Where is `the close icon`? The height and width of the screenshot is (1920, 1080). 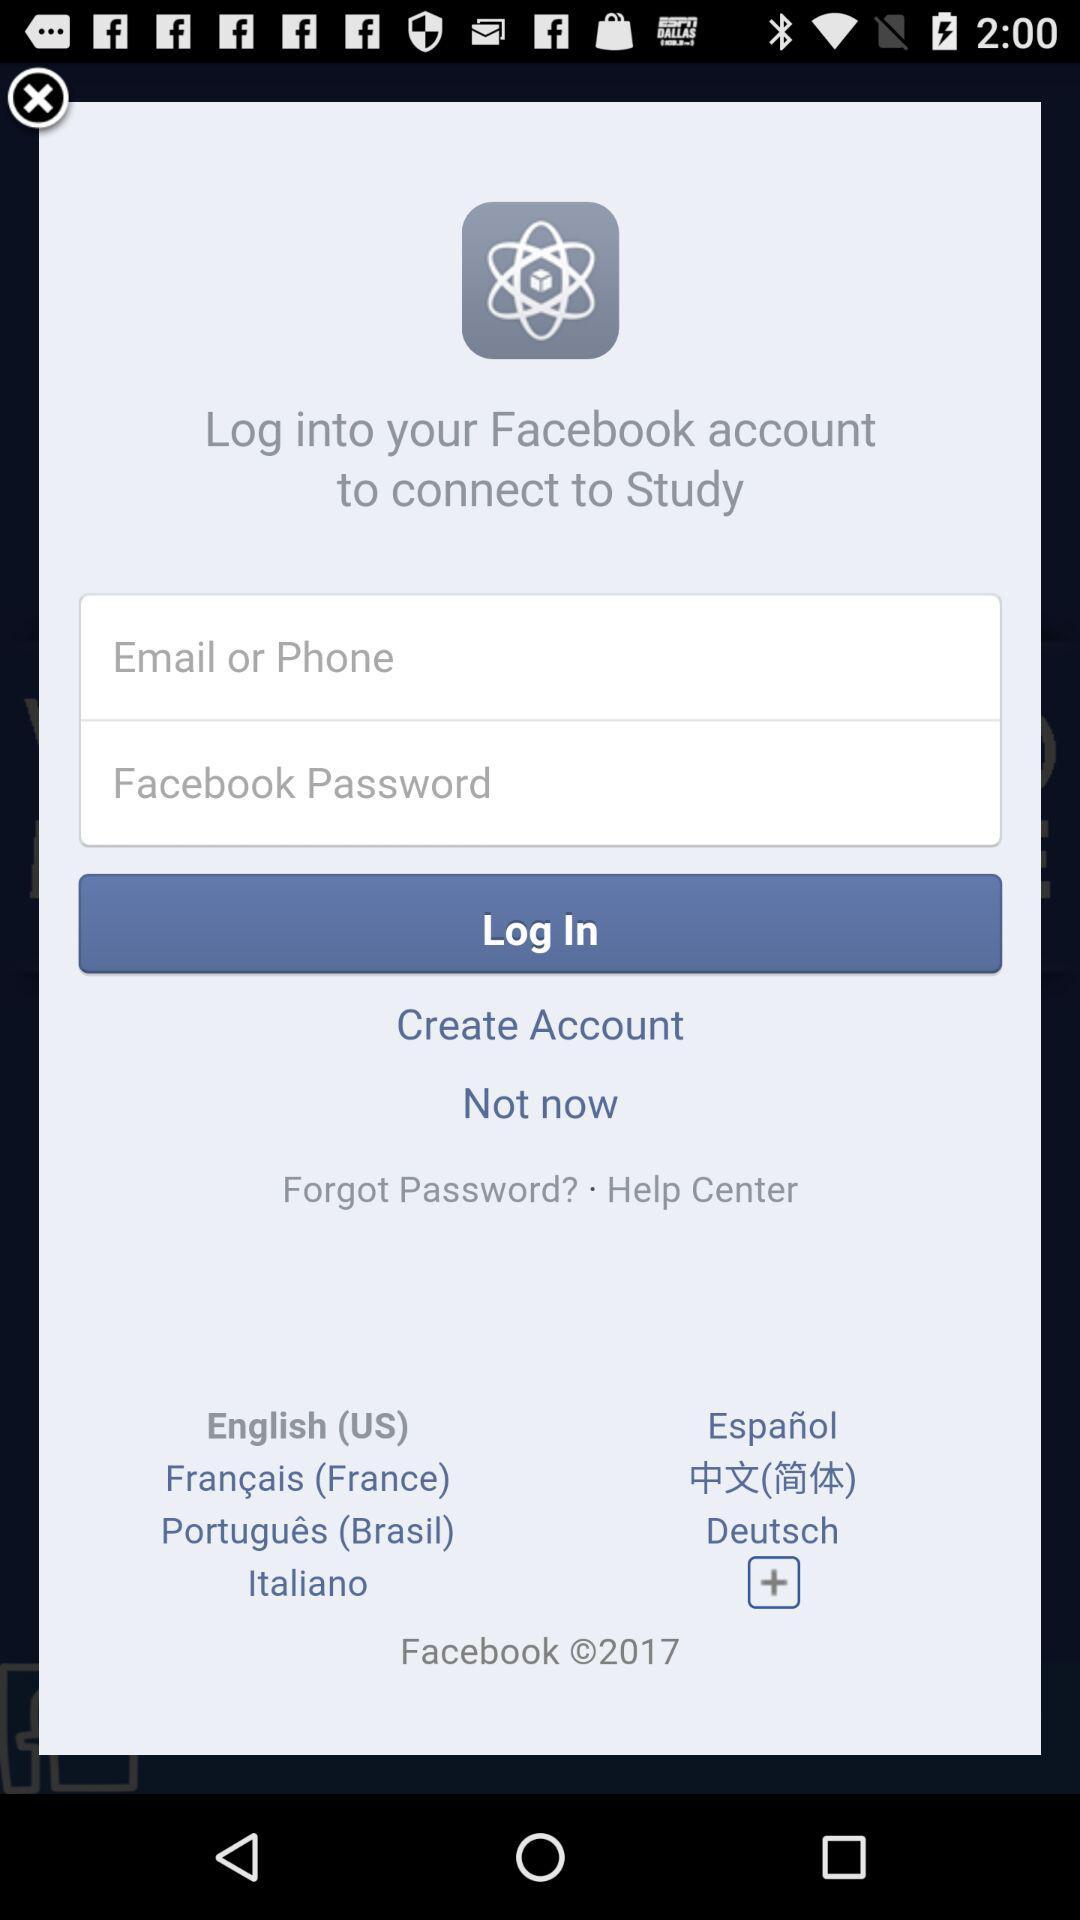
the close icon is located at coordinates (38, 107).